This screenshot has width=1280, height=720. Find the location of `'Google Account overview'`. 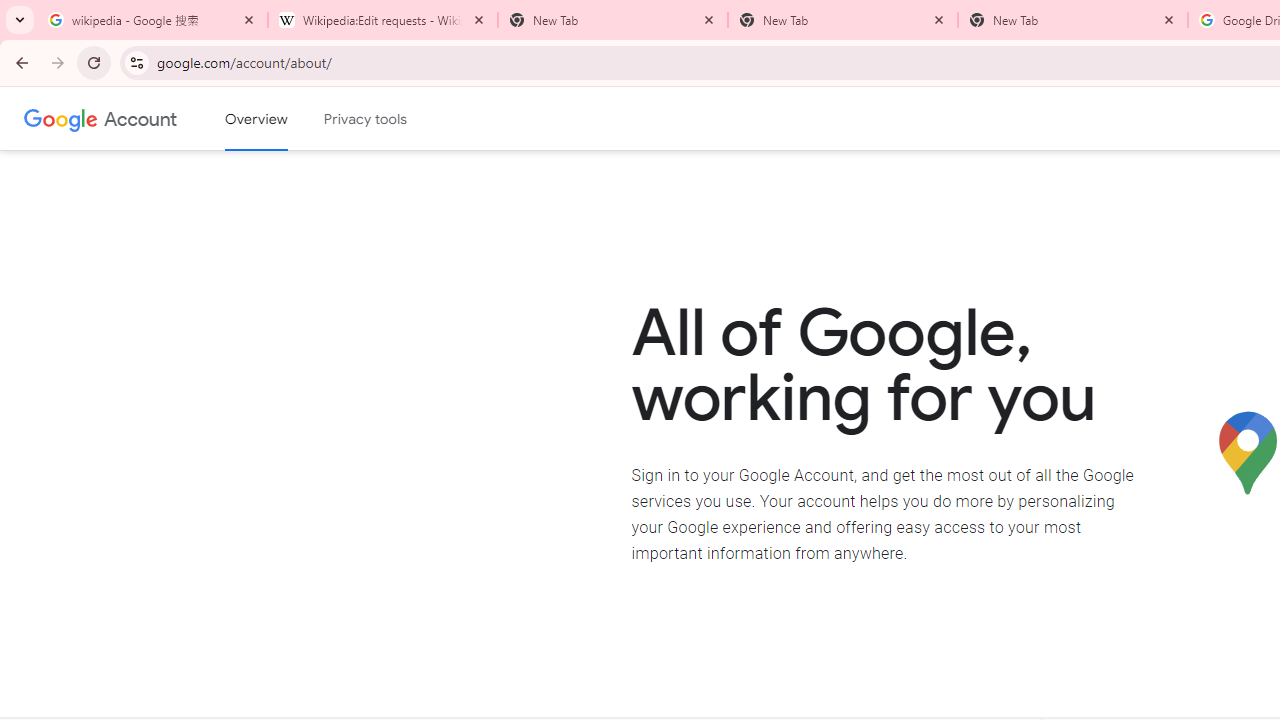

'Google Account overview' is located at coordinates (255, 119).